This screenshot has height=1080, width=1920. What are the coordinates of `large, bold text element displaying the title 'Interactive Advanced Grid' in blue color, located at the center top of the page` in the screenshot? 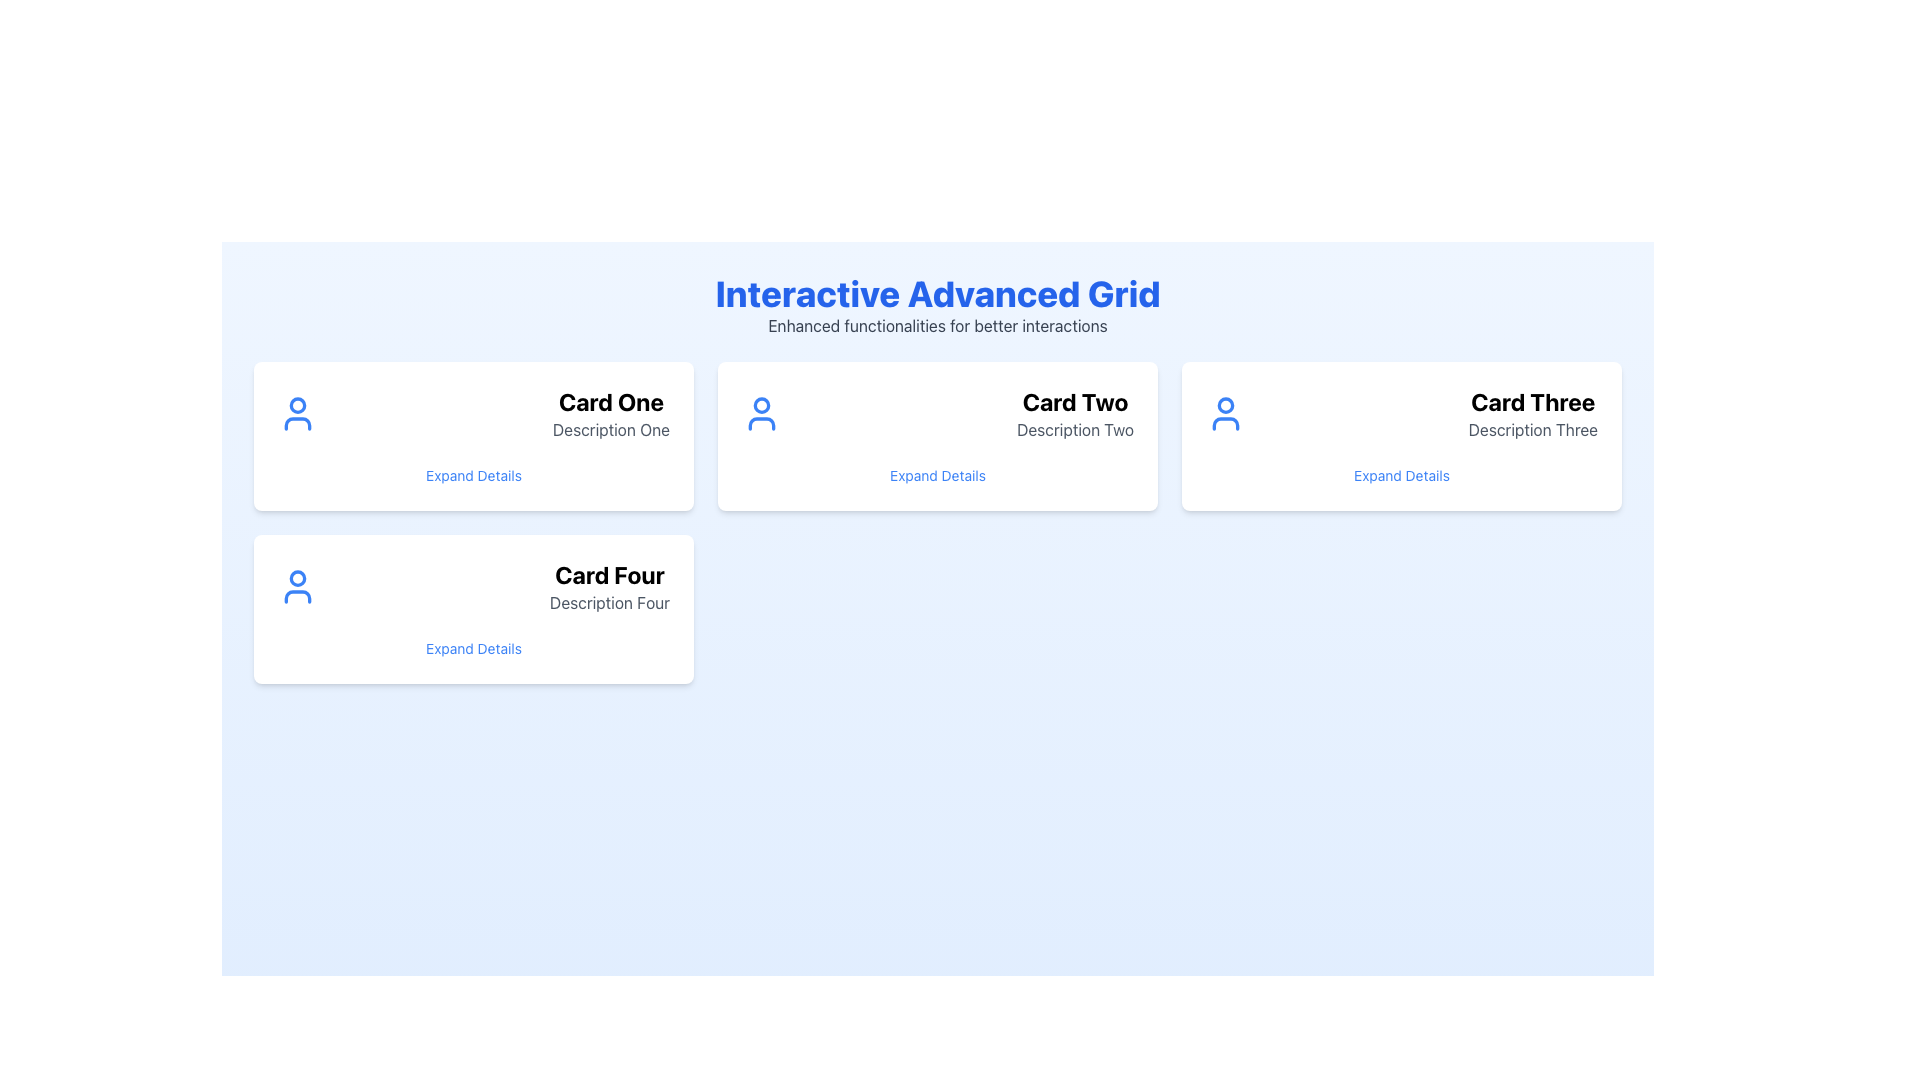 It's located at (936, 293).